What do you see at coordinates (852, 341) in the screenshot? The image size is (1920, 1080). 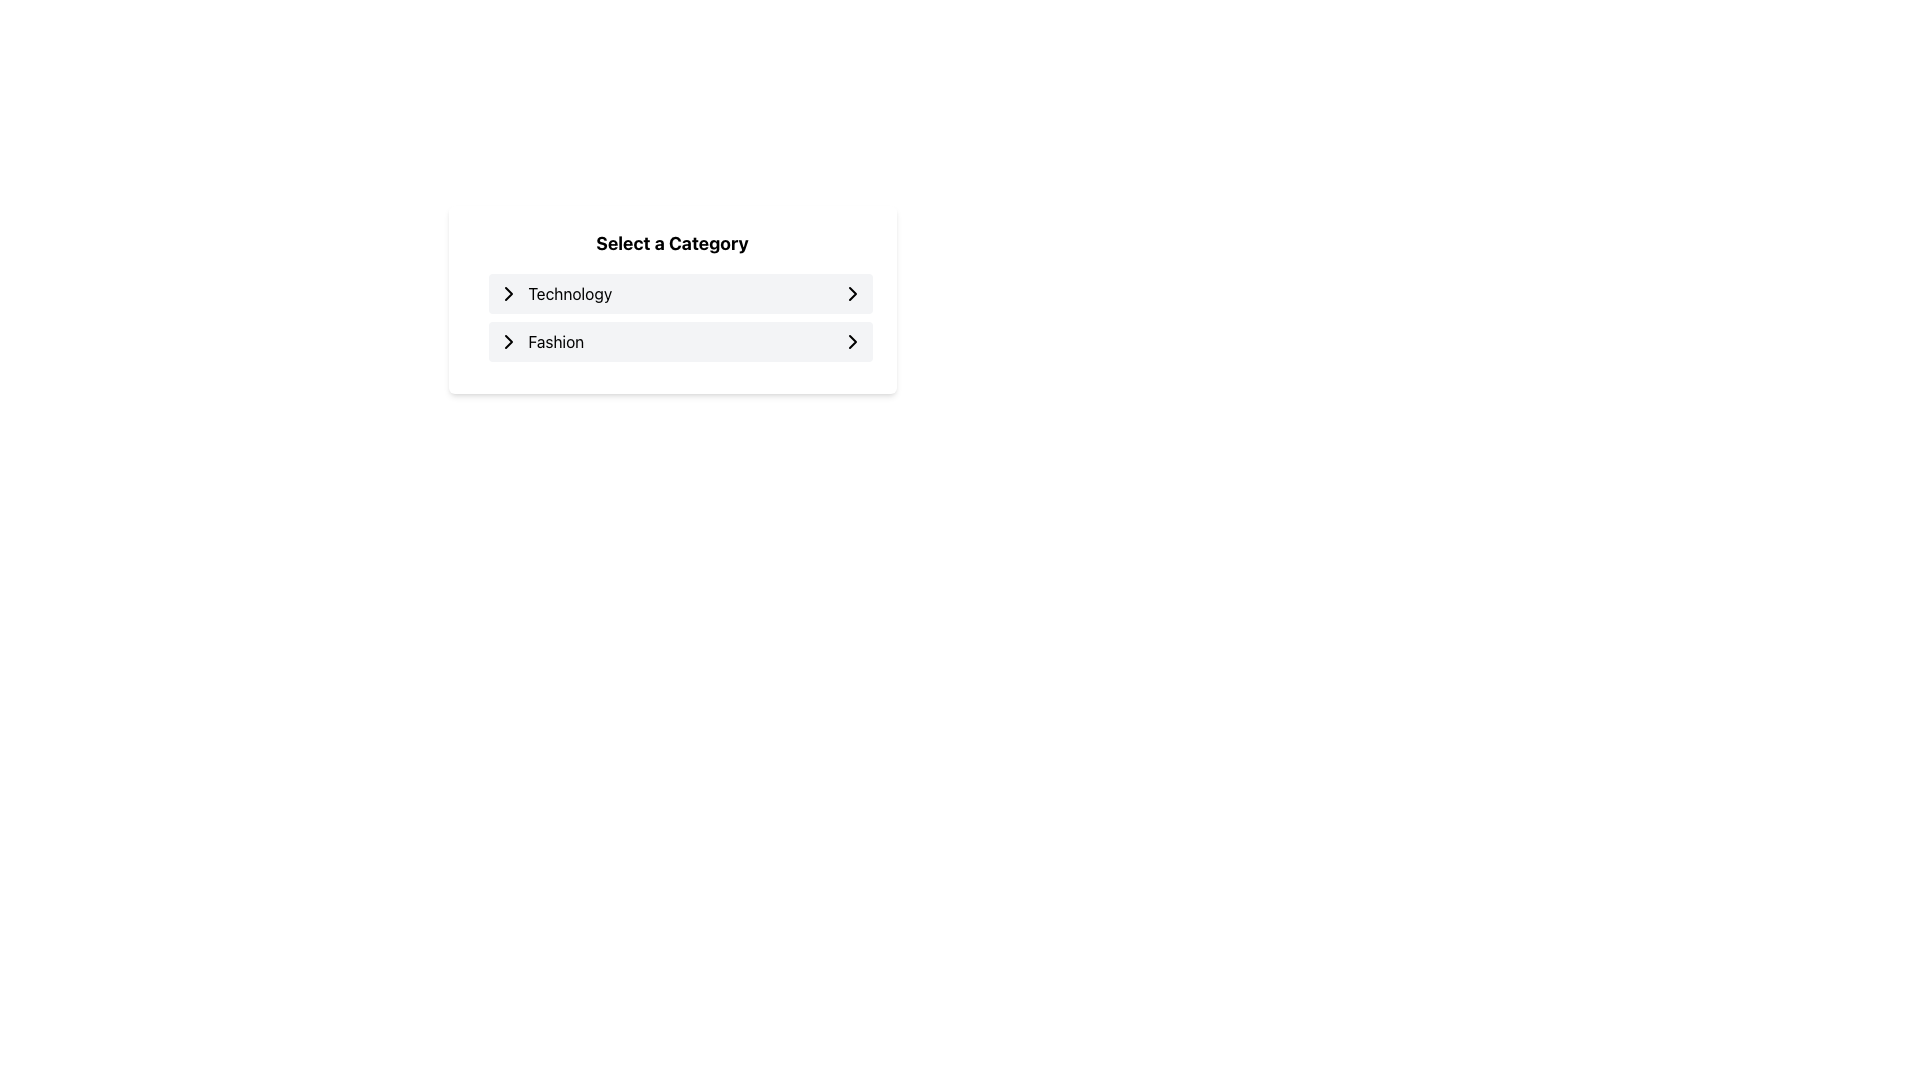 I see `the chevron right icon next to the 'Fashion' label` at bounding box center [852, 341].